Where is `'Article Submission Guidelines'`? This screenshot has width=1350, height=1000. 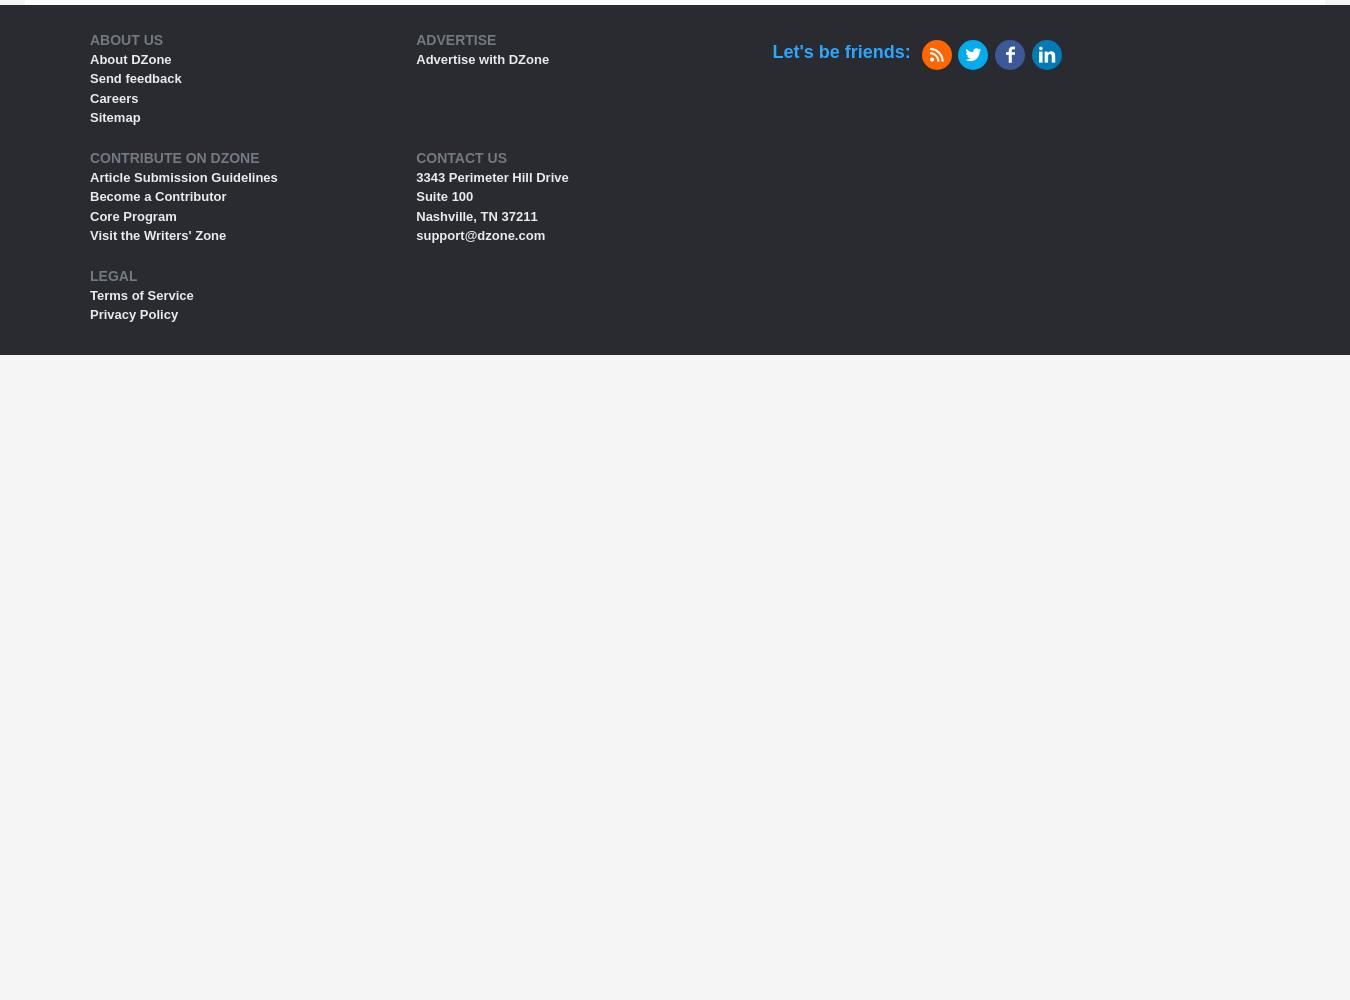
'Article Submission Guidelines' is located at coordinates (89, 176).